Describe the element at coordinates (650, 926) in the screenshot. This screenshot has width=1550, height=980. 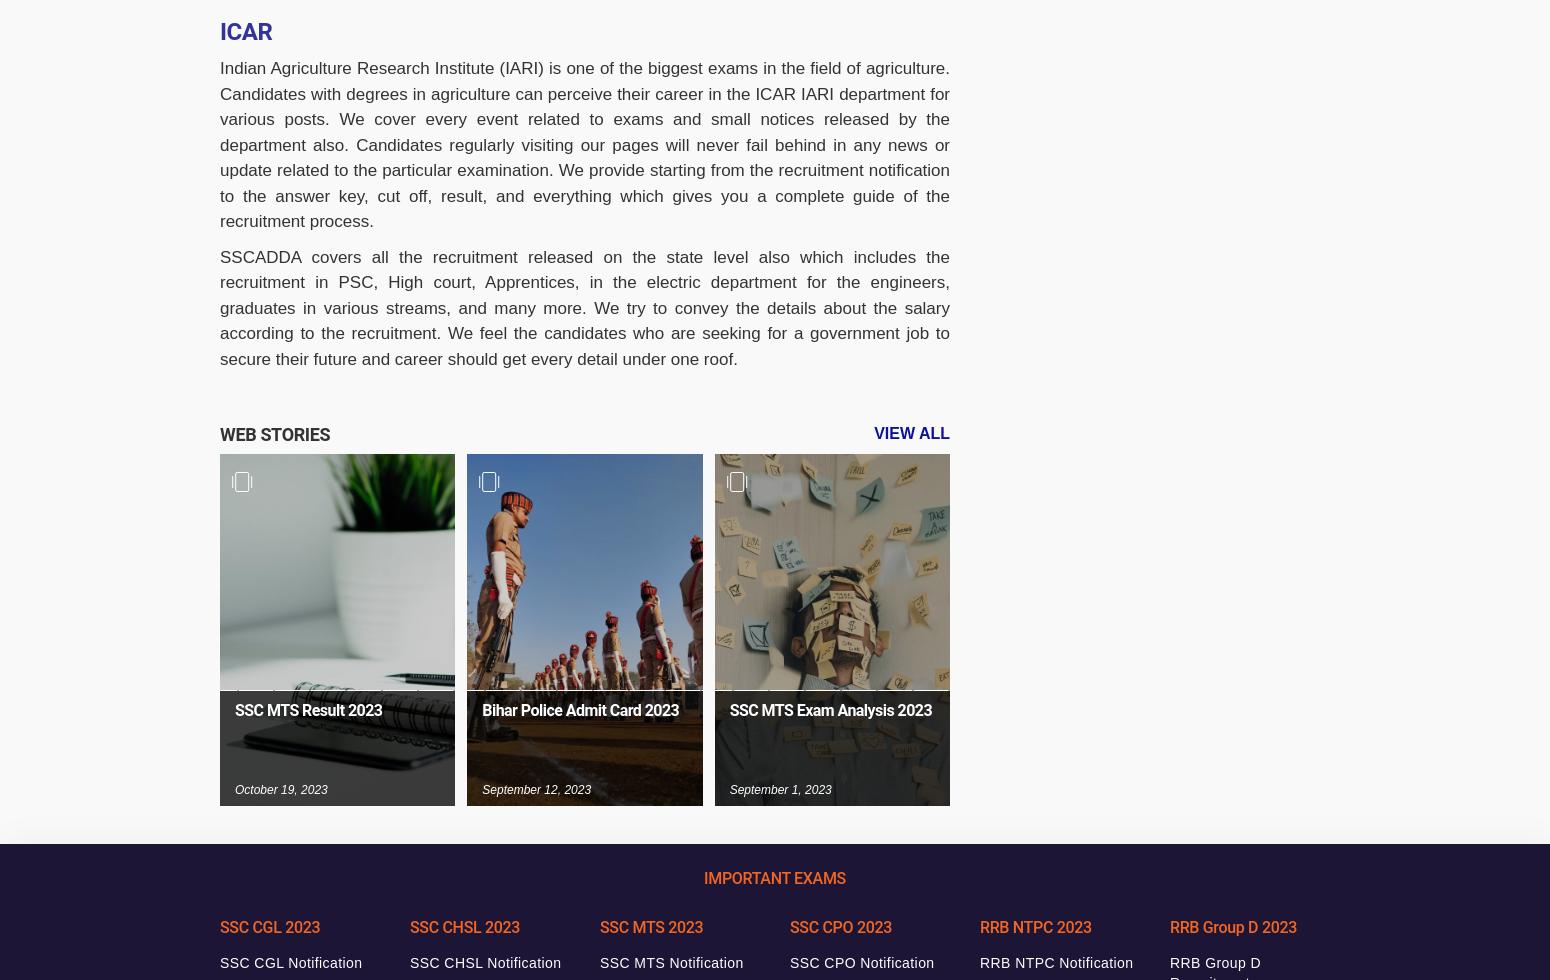
I see `'SSC MTS 2023'` at that location.